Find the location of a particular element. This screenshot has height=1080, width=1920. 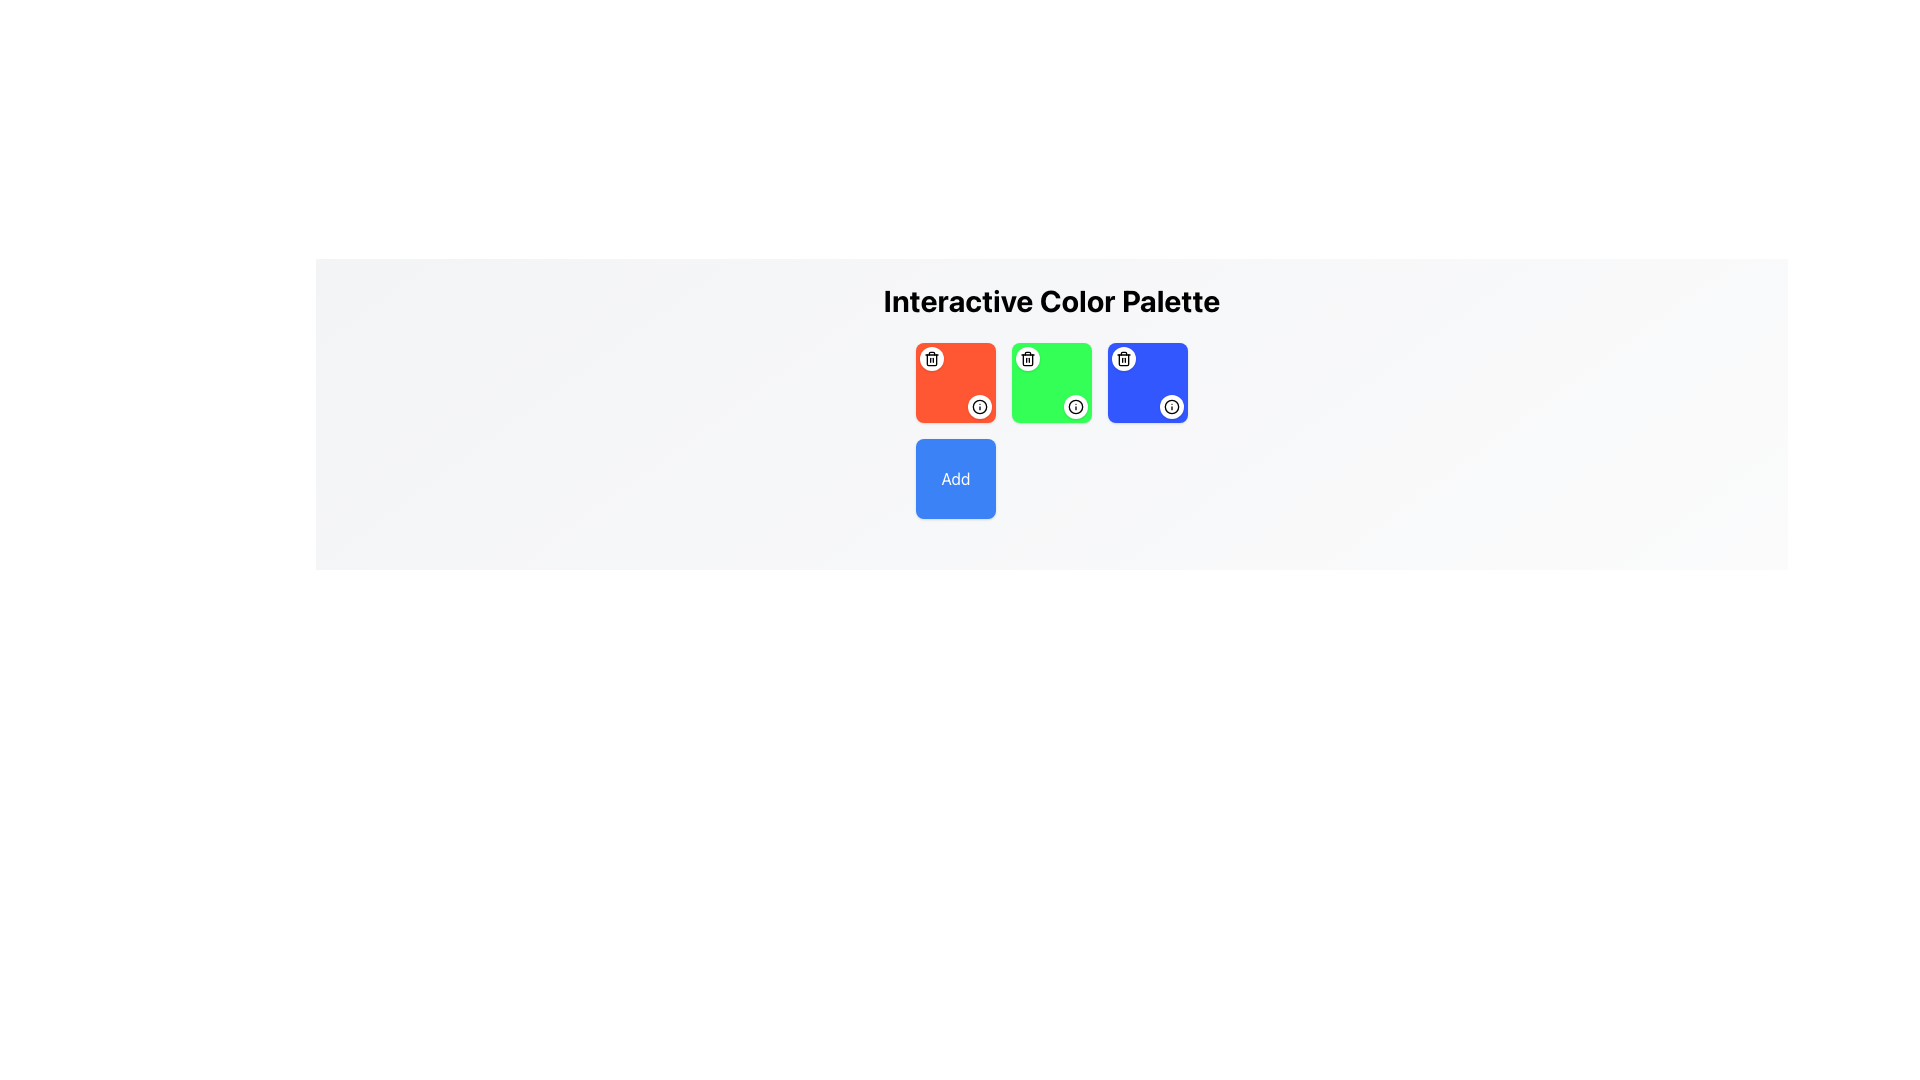

the delete button located at the top-left corner of the blue square in the third column of colored squares, second row is located at coordinates (1123, 357).